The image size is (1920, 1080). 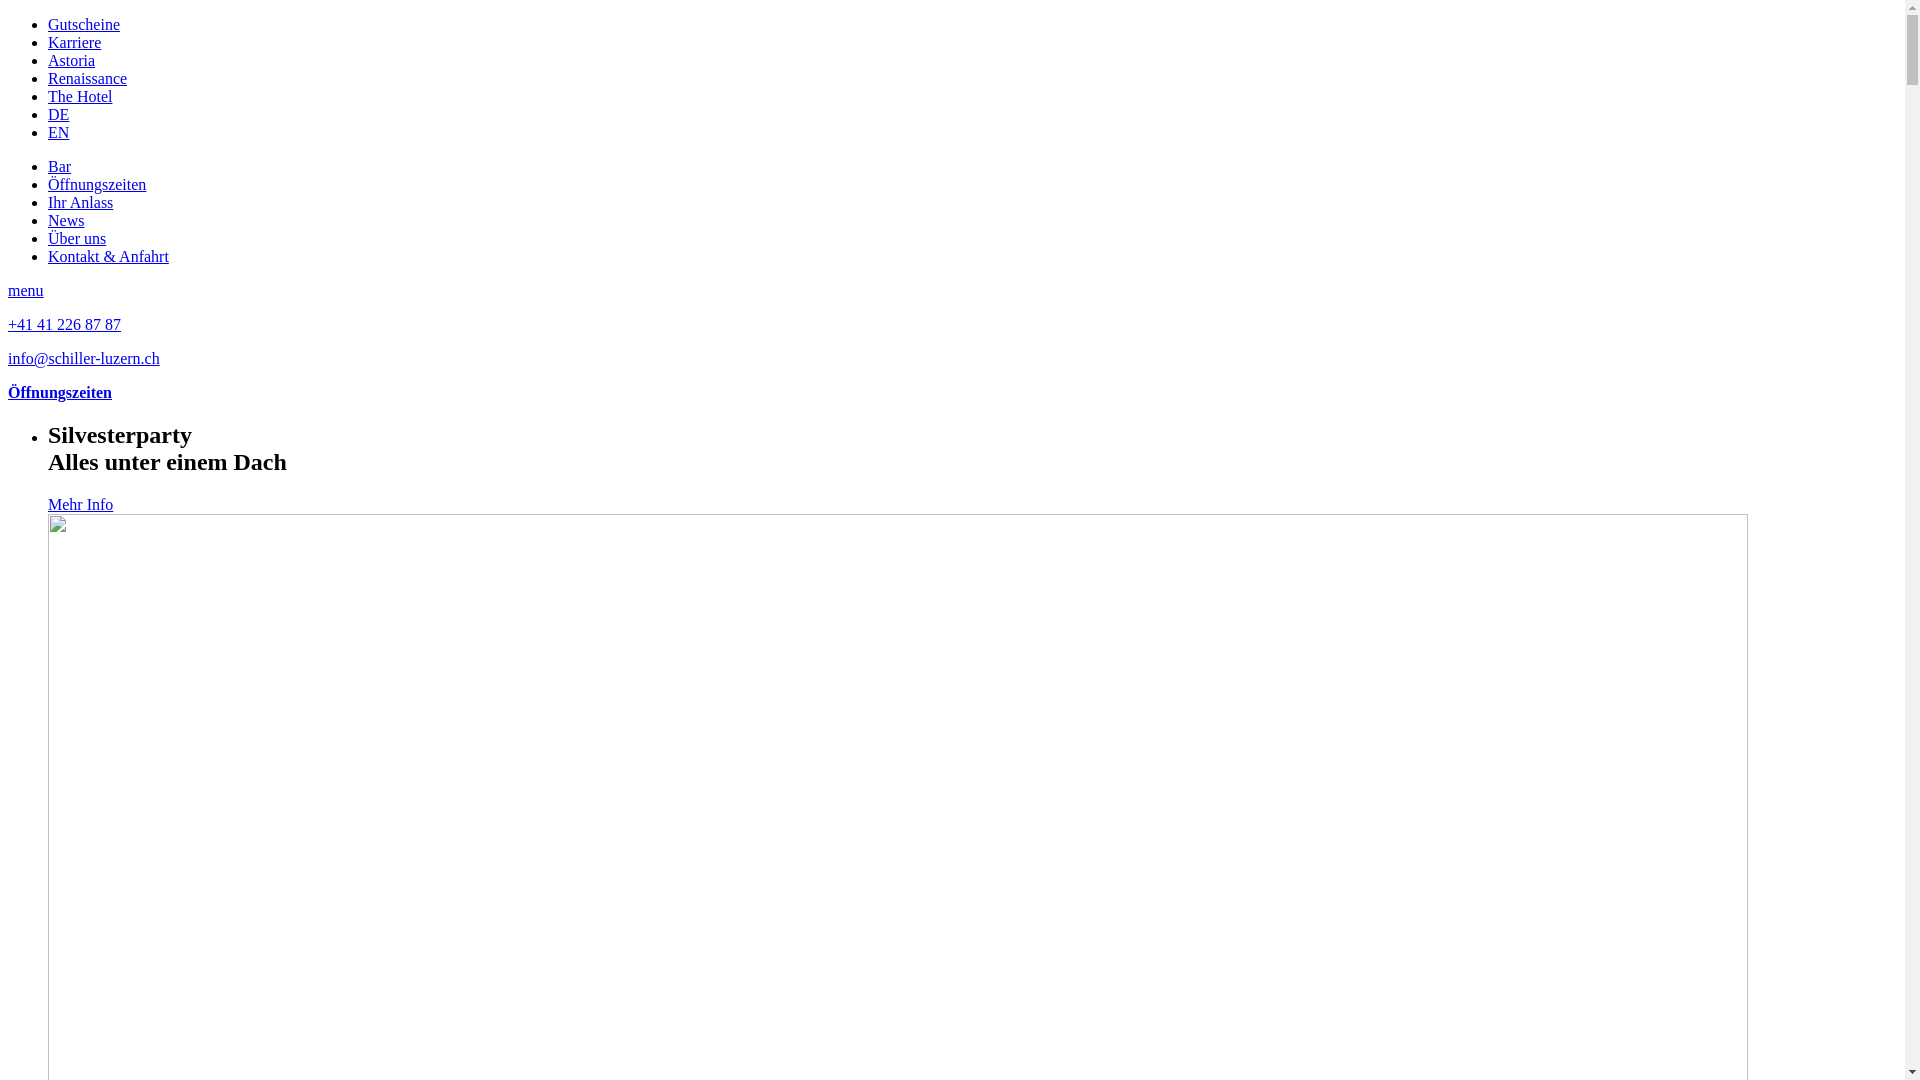 What do you see at coordinates (25, 290) in the screenshot?
I see `'menu'` at bounding box center [25, 290].